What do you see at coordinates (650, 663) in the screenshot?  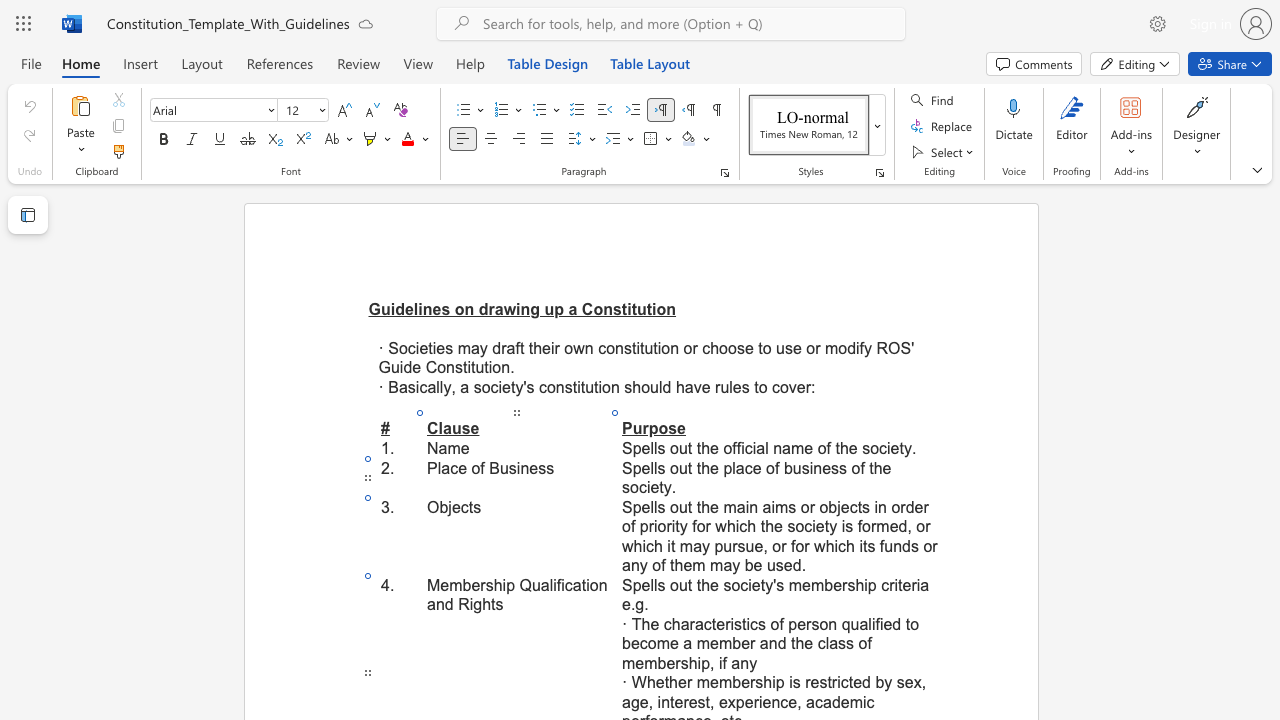 I see `the 5th character "m" in the text` at bounding box center [650, 663].